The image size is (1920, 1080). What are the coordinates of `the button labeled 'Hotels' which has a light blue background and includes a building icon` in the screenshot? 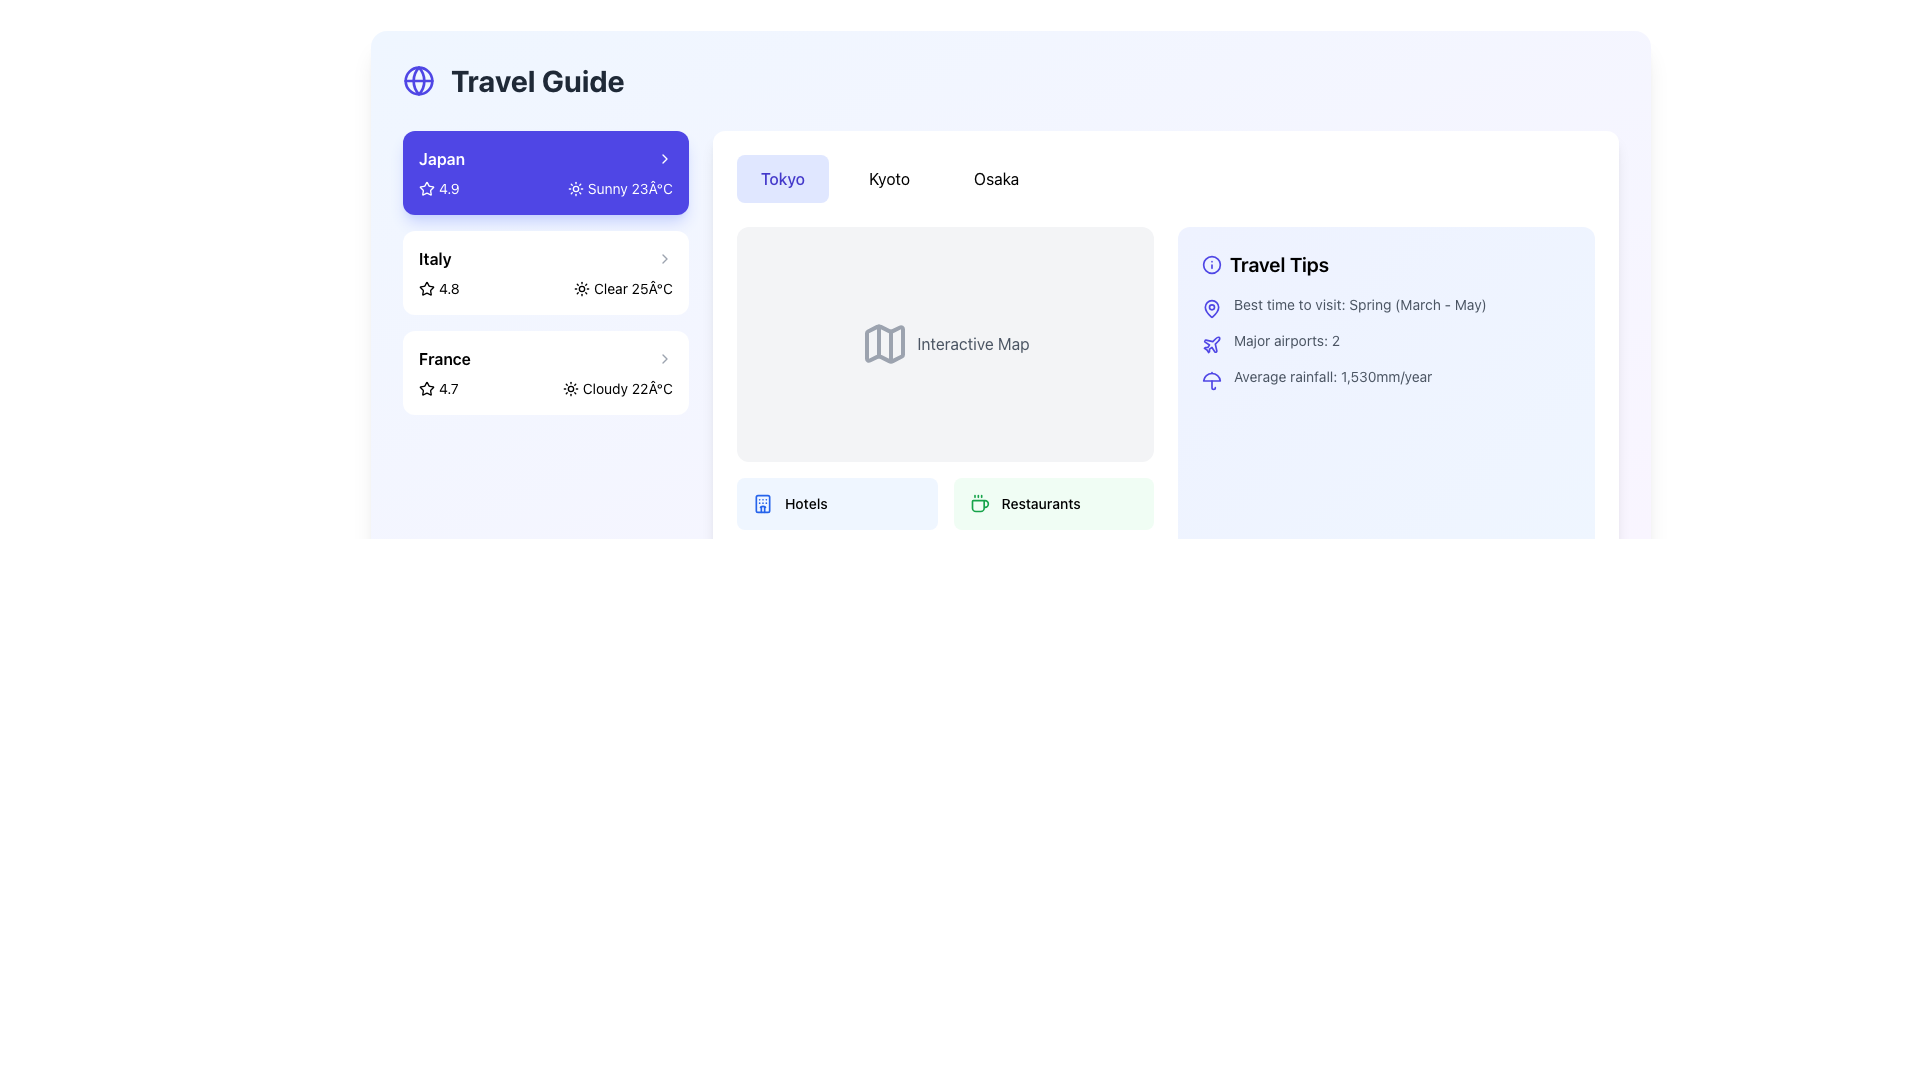 It's located at (837, 502).